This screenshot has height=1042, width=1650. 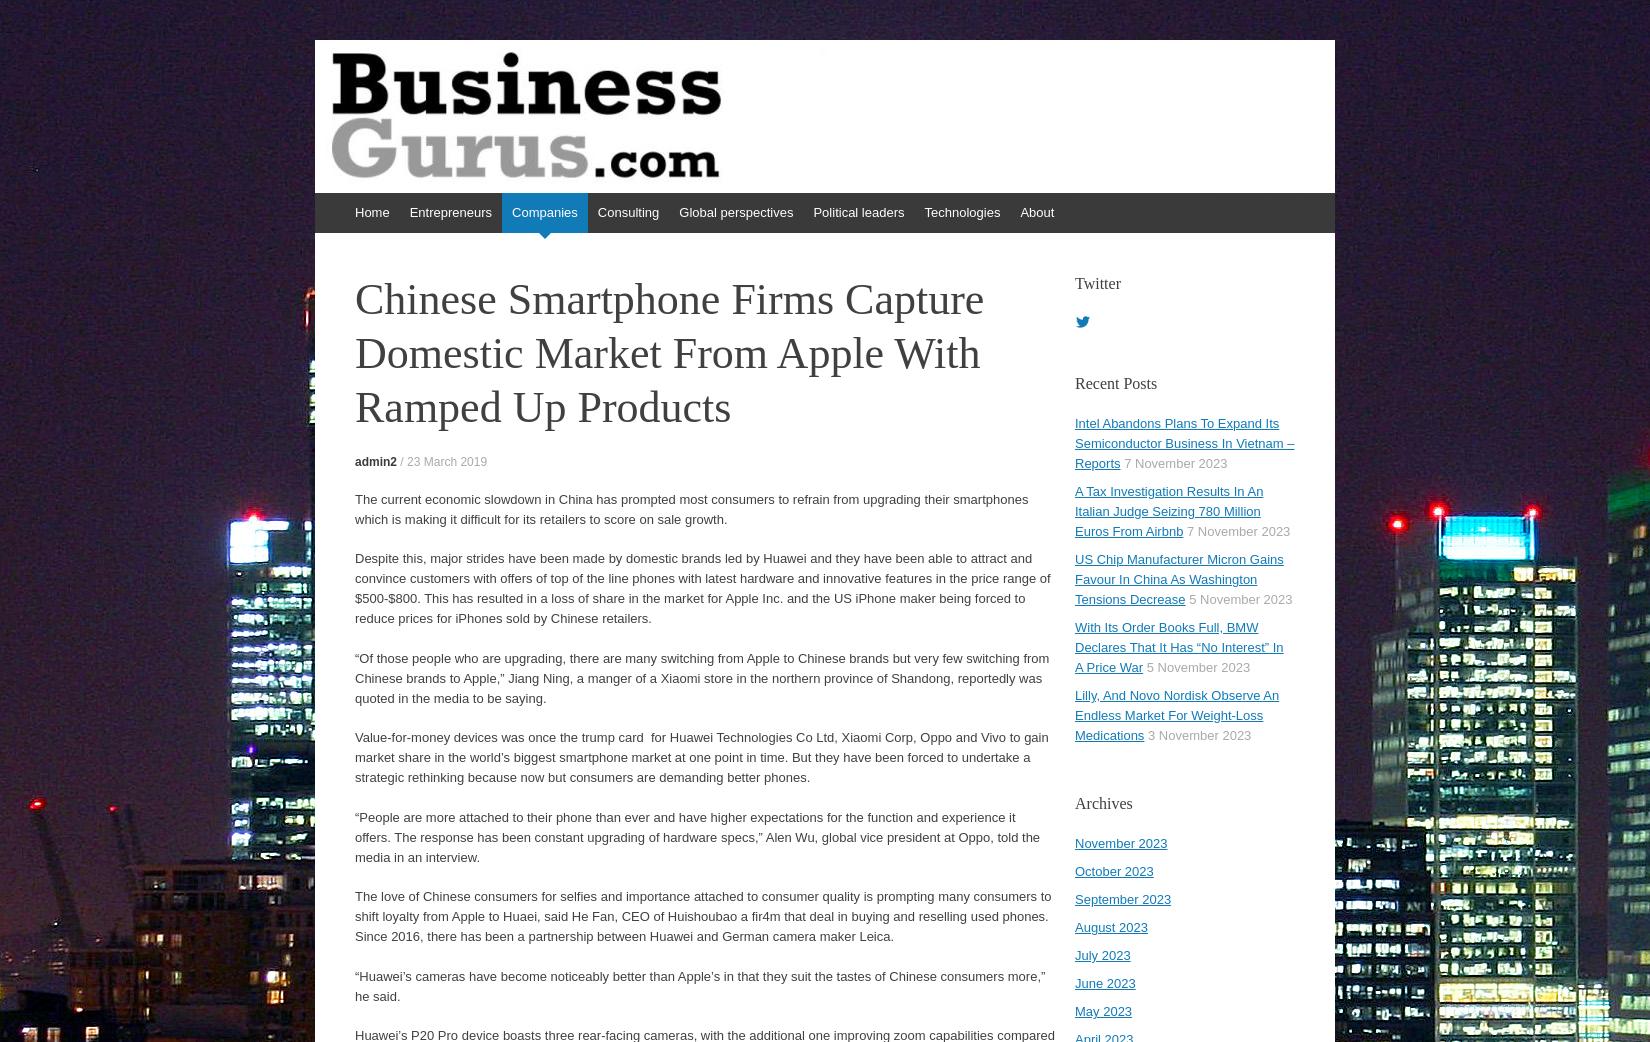 What do you see at coordinates (1103, 1011) in the screenshot?
I see `'May 2023'` at bounding box center [1103, 1011].